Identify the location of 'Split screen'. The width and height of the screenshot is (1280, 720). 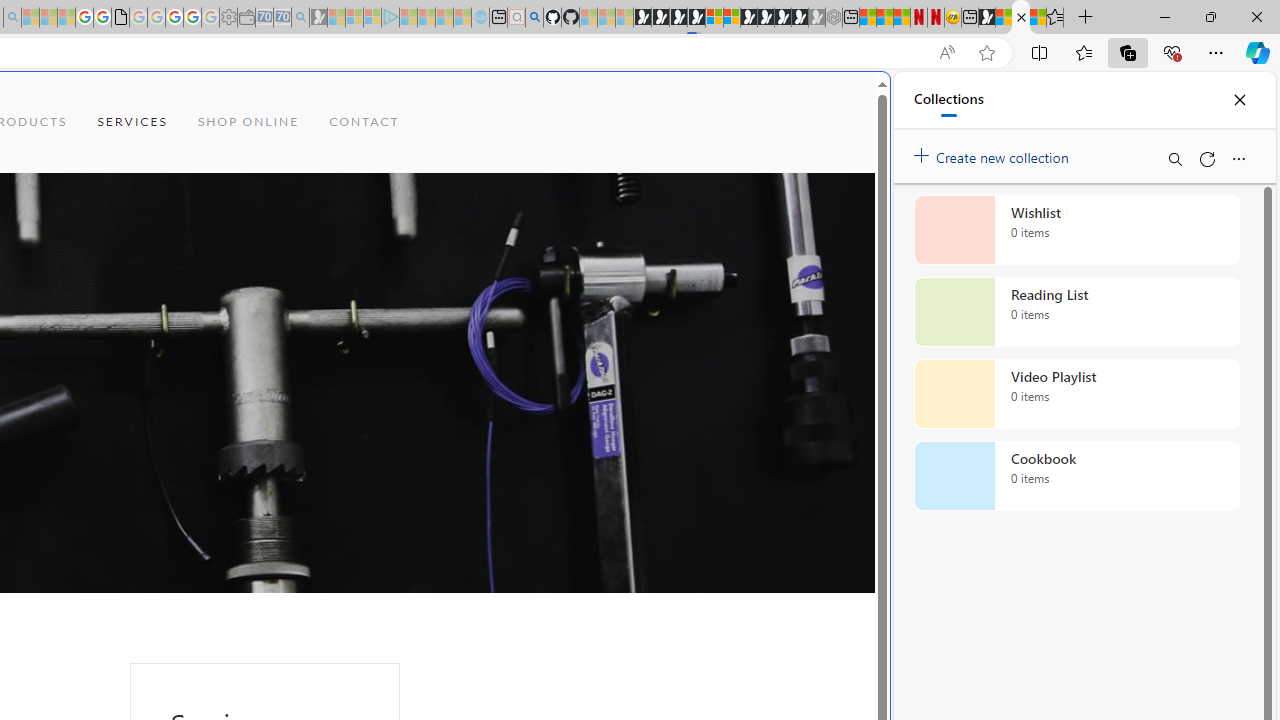
(1040, 51).